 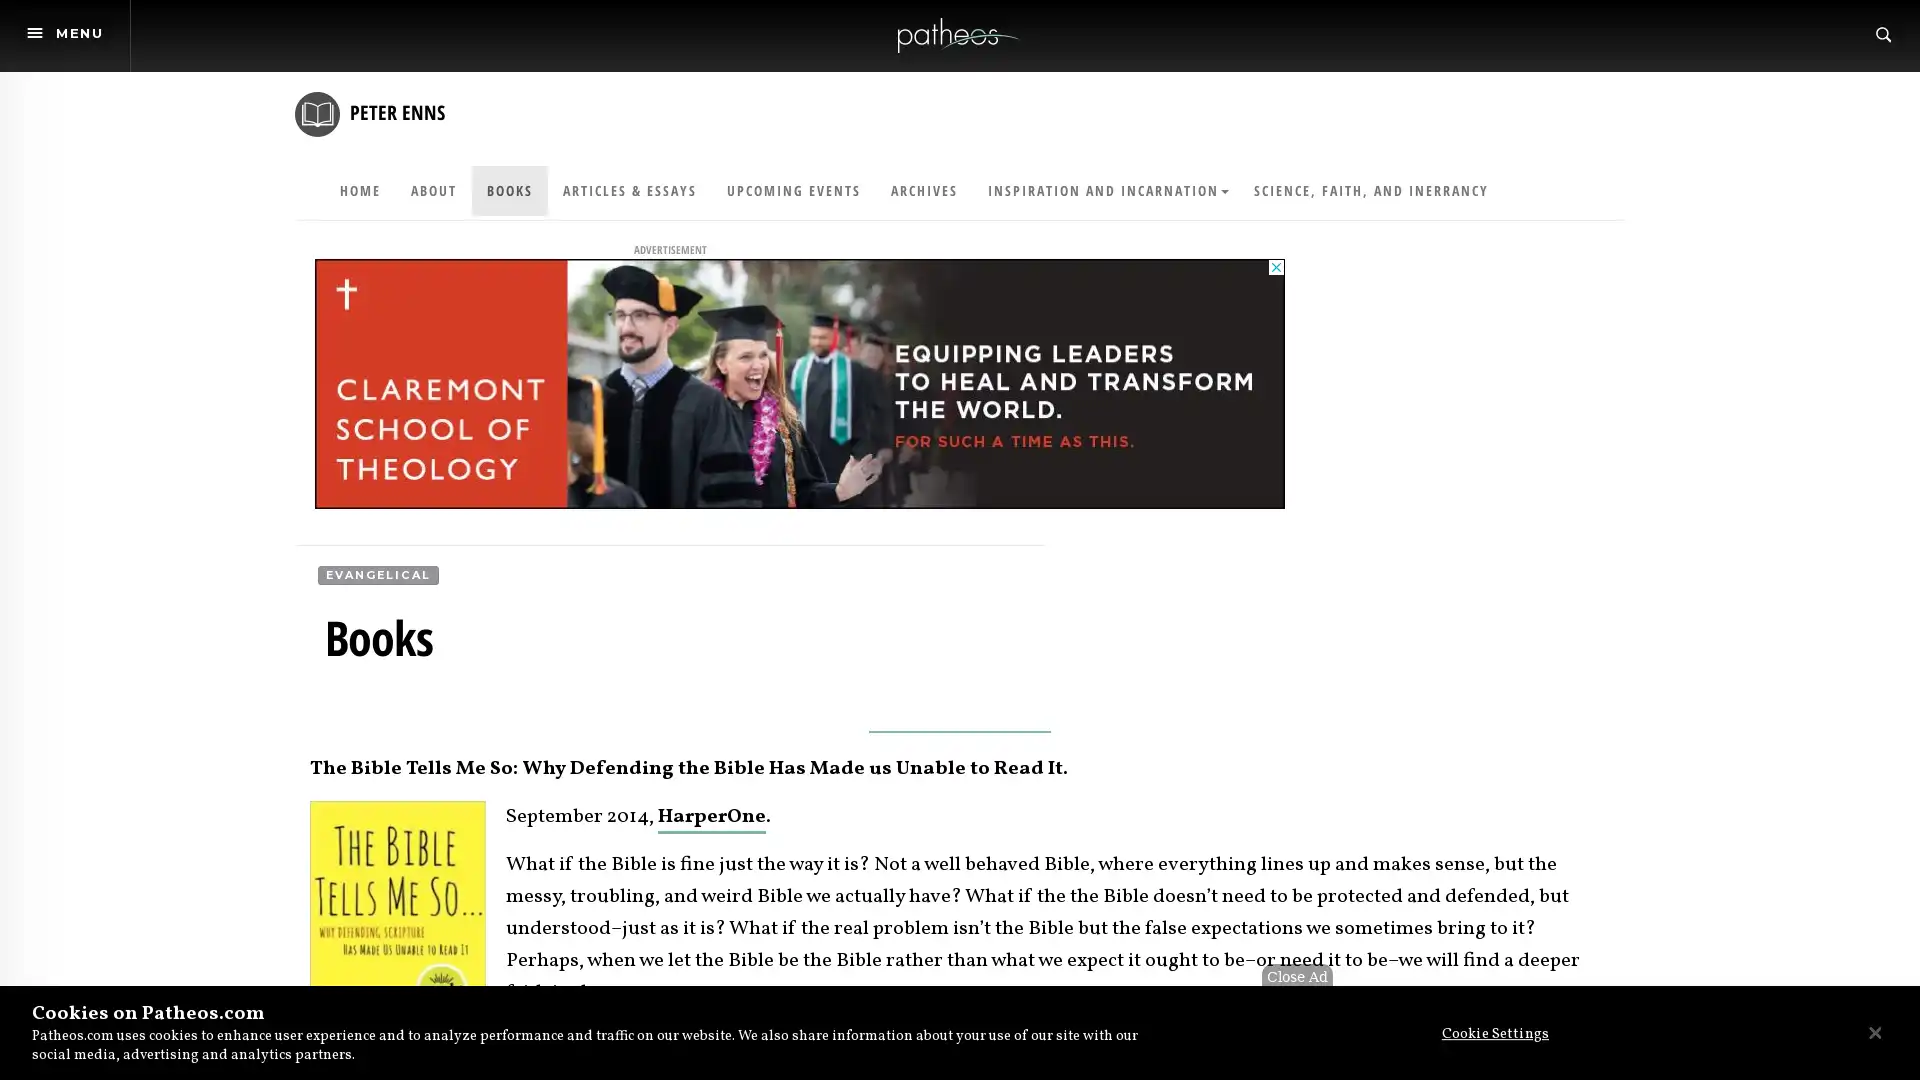 What do you see at coordinates (1104, 192) in the screenshot?
I see `INSPIRATION AND INCARNATION` at bounding box center [1104, 192].